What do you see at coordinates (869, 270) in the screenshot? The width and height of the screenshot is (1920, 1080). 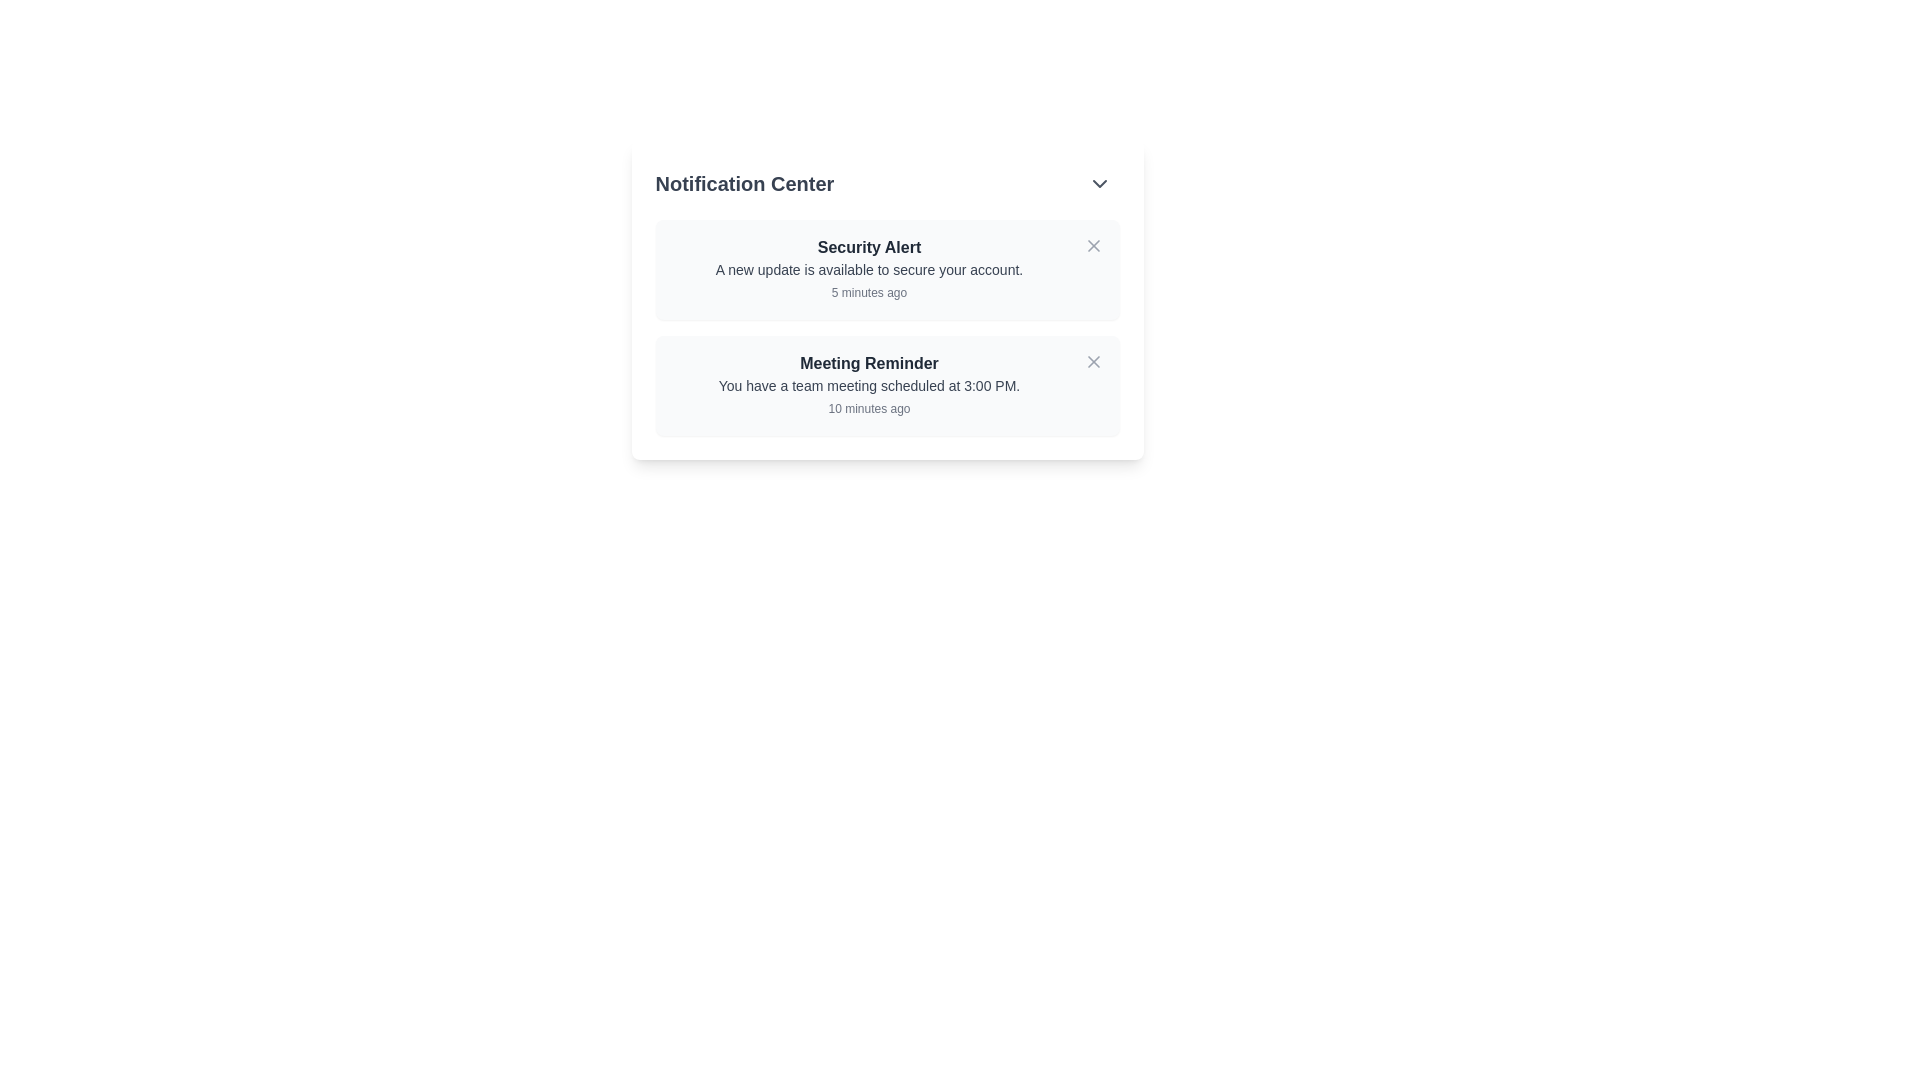 I see `keyboard navigation` at bounding box center [869, 270].